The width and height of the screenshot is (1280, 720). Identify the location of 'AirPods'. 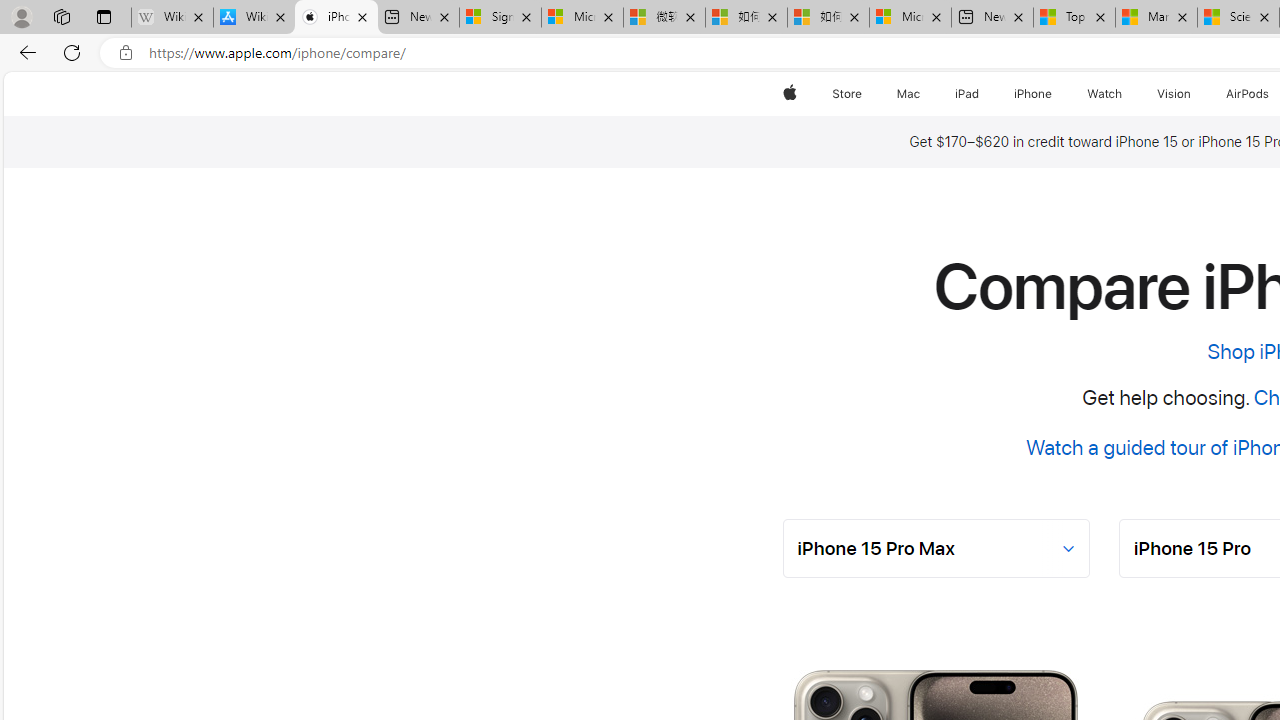
(1247, 93).